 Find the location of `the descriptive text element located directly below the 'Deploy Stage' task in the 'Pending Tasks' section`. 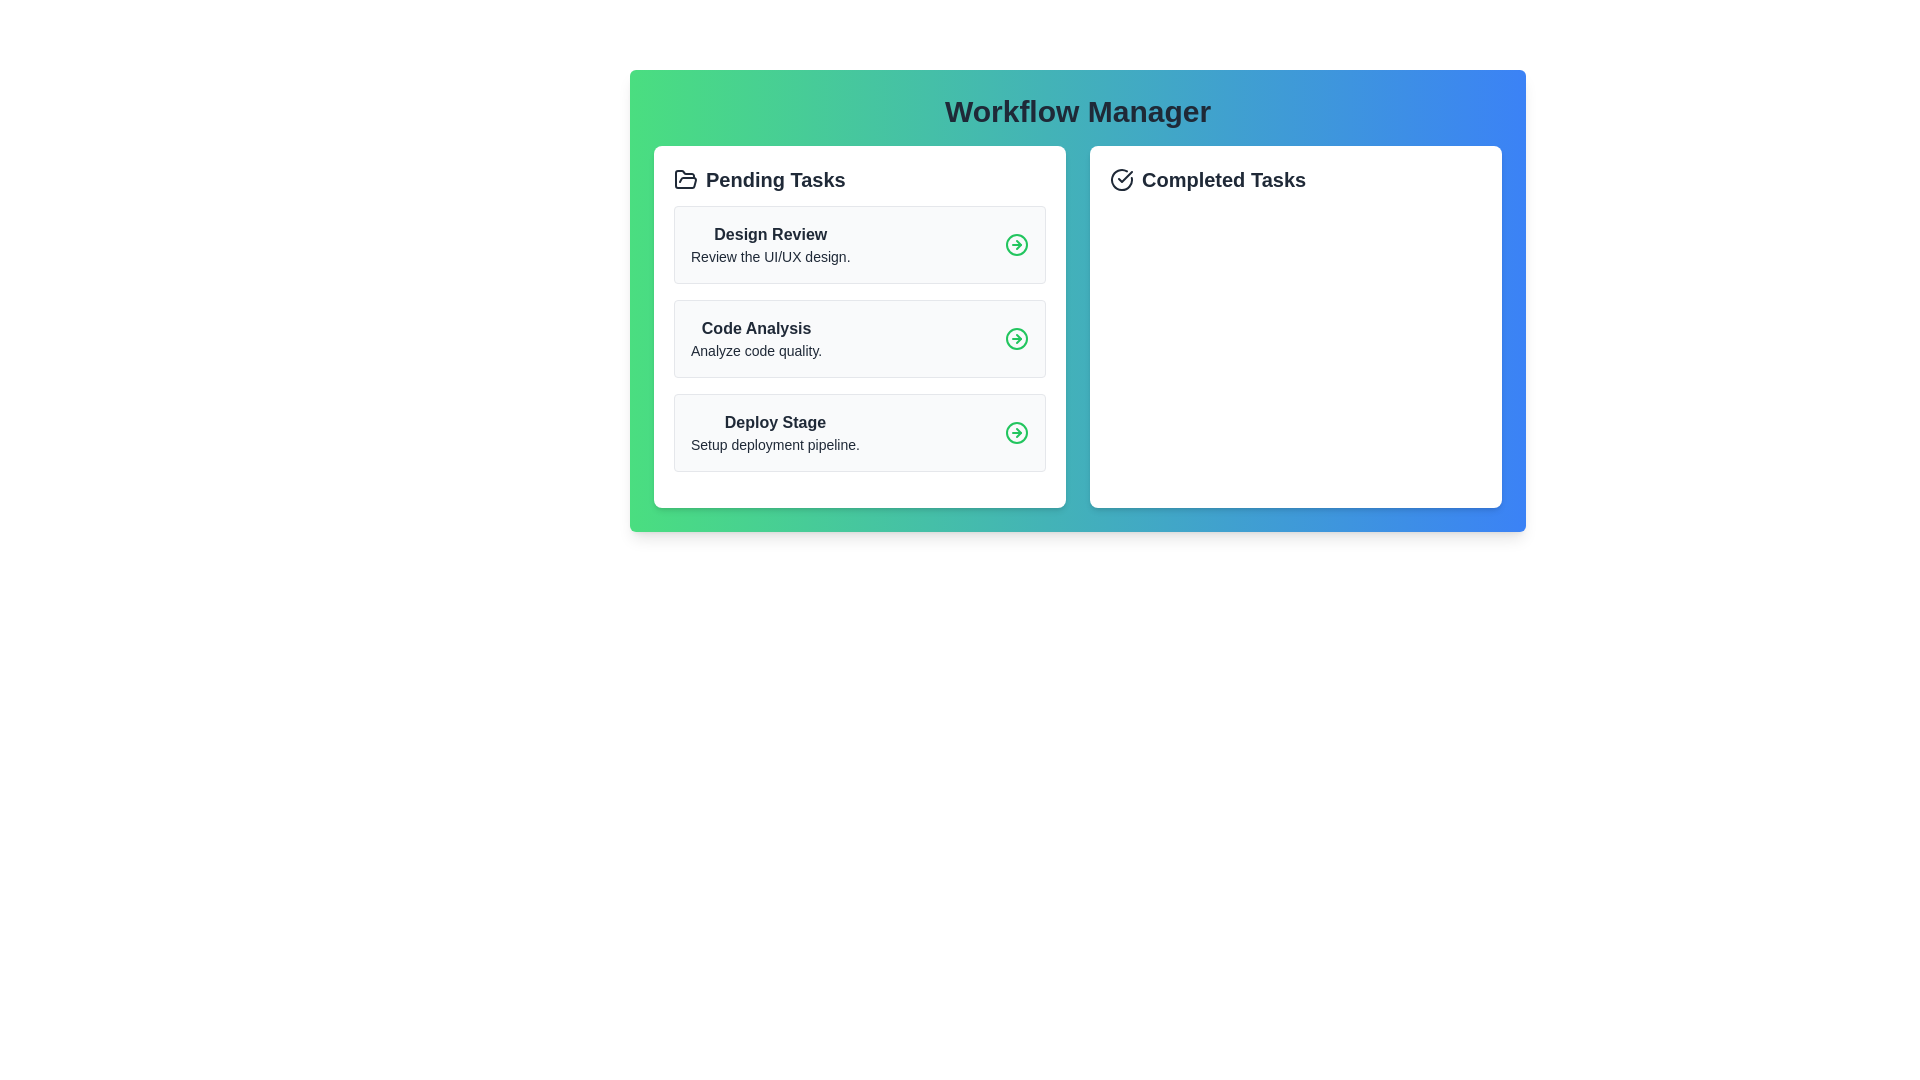

the descriptive text element located directly below the 'Deploy Stage' task in the 'Pending Tasks' section is located at coordinates (774, 443).